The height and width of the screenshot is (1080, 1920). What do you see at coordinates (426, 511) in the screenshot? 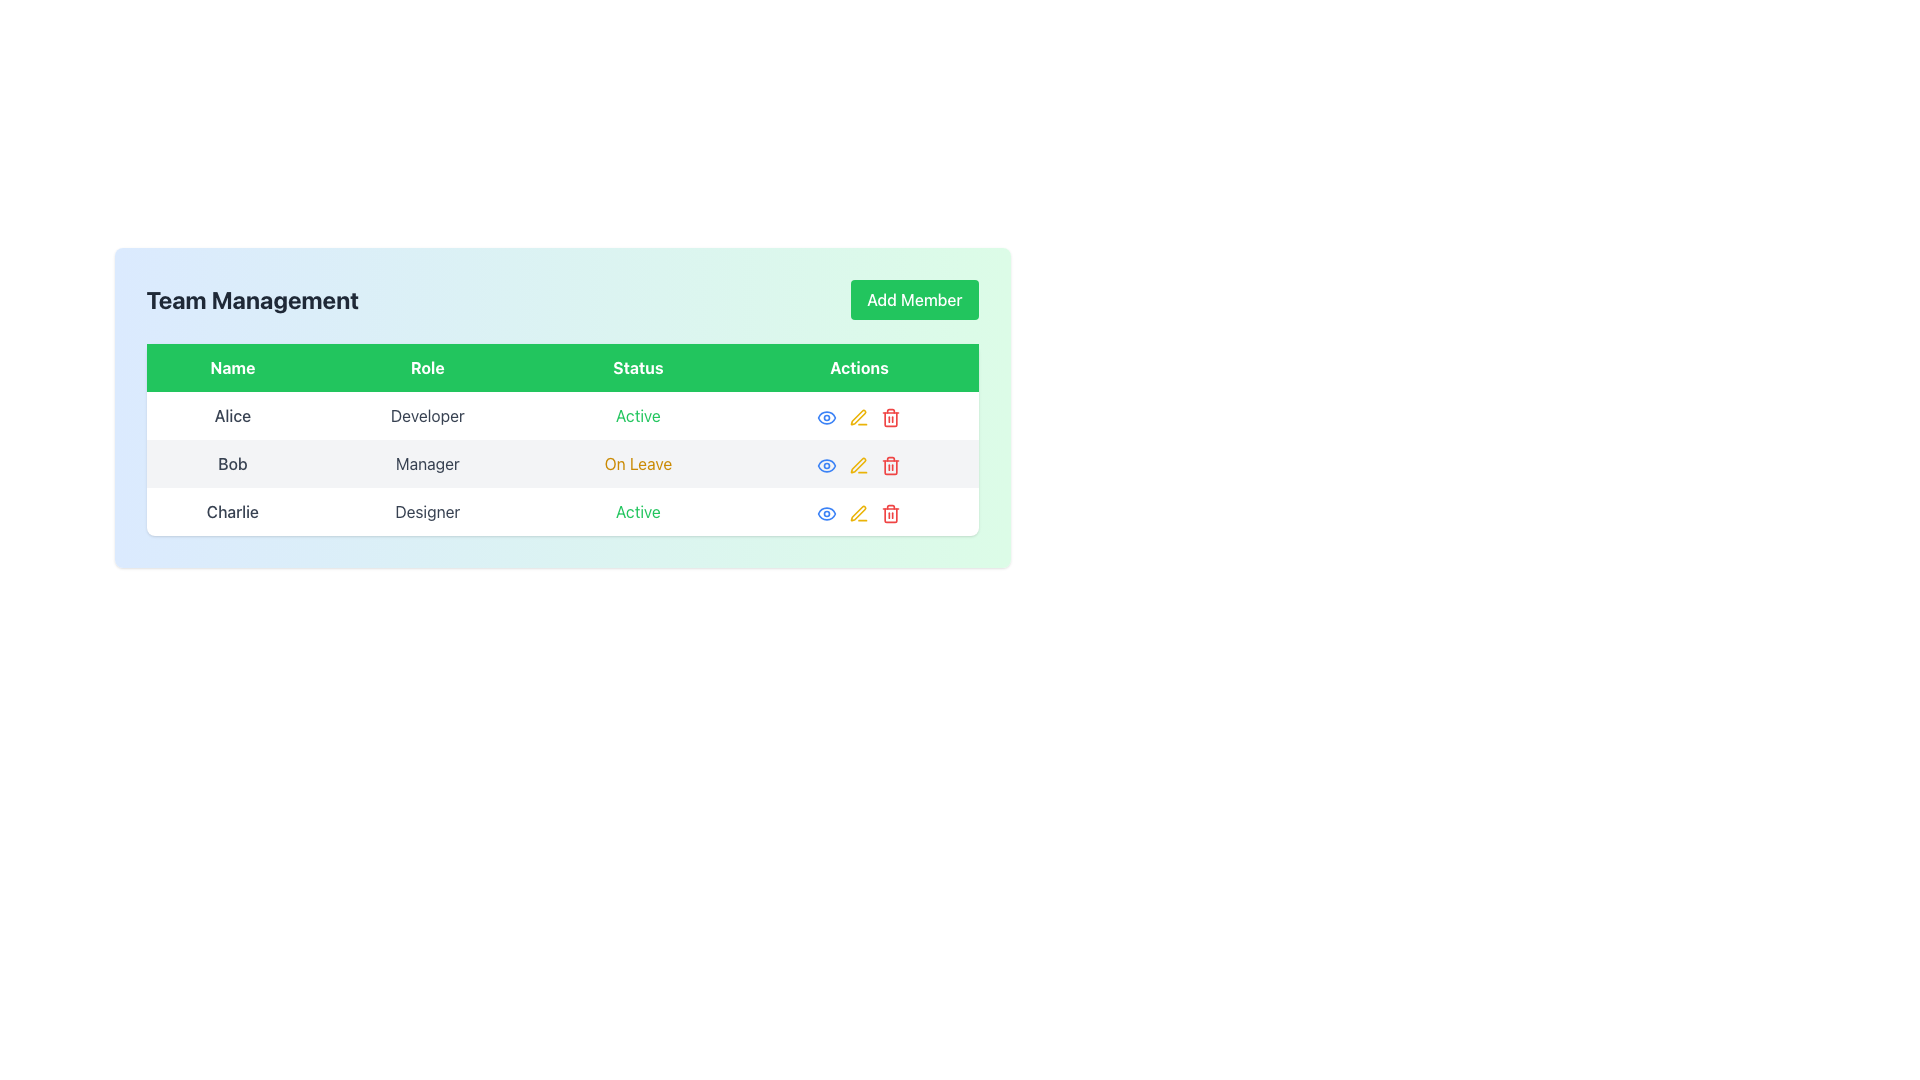
I see `the text label displaying the job title 'Designer' for the user 'Charlie' in the Role column of the table` at bounding box center [426, 511].